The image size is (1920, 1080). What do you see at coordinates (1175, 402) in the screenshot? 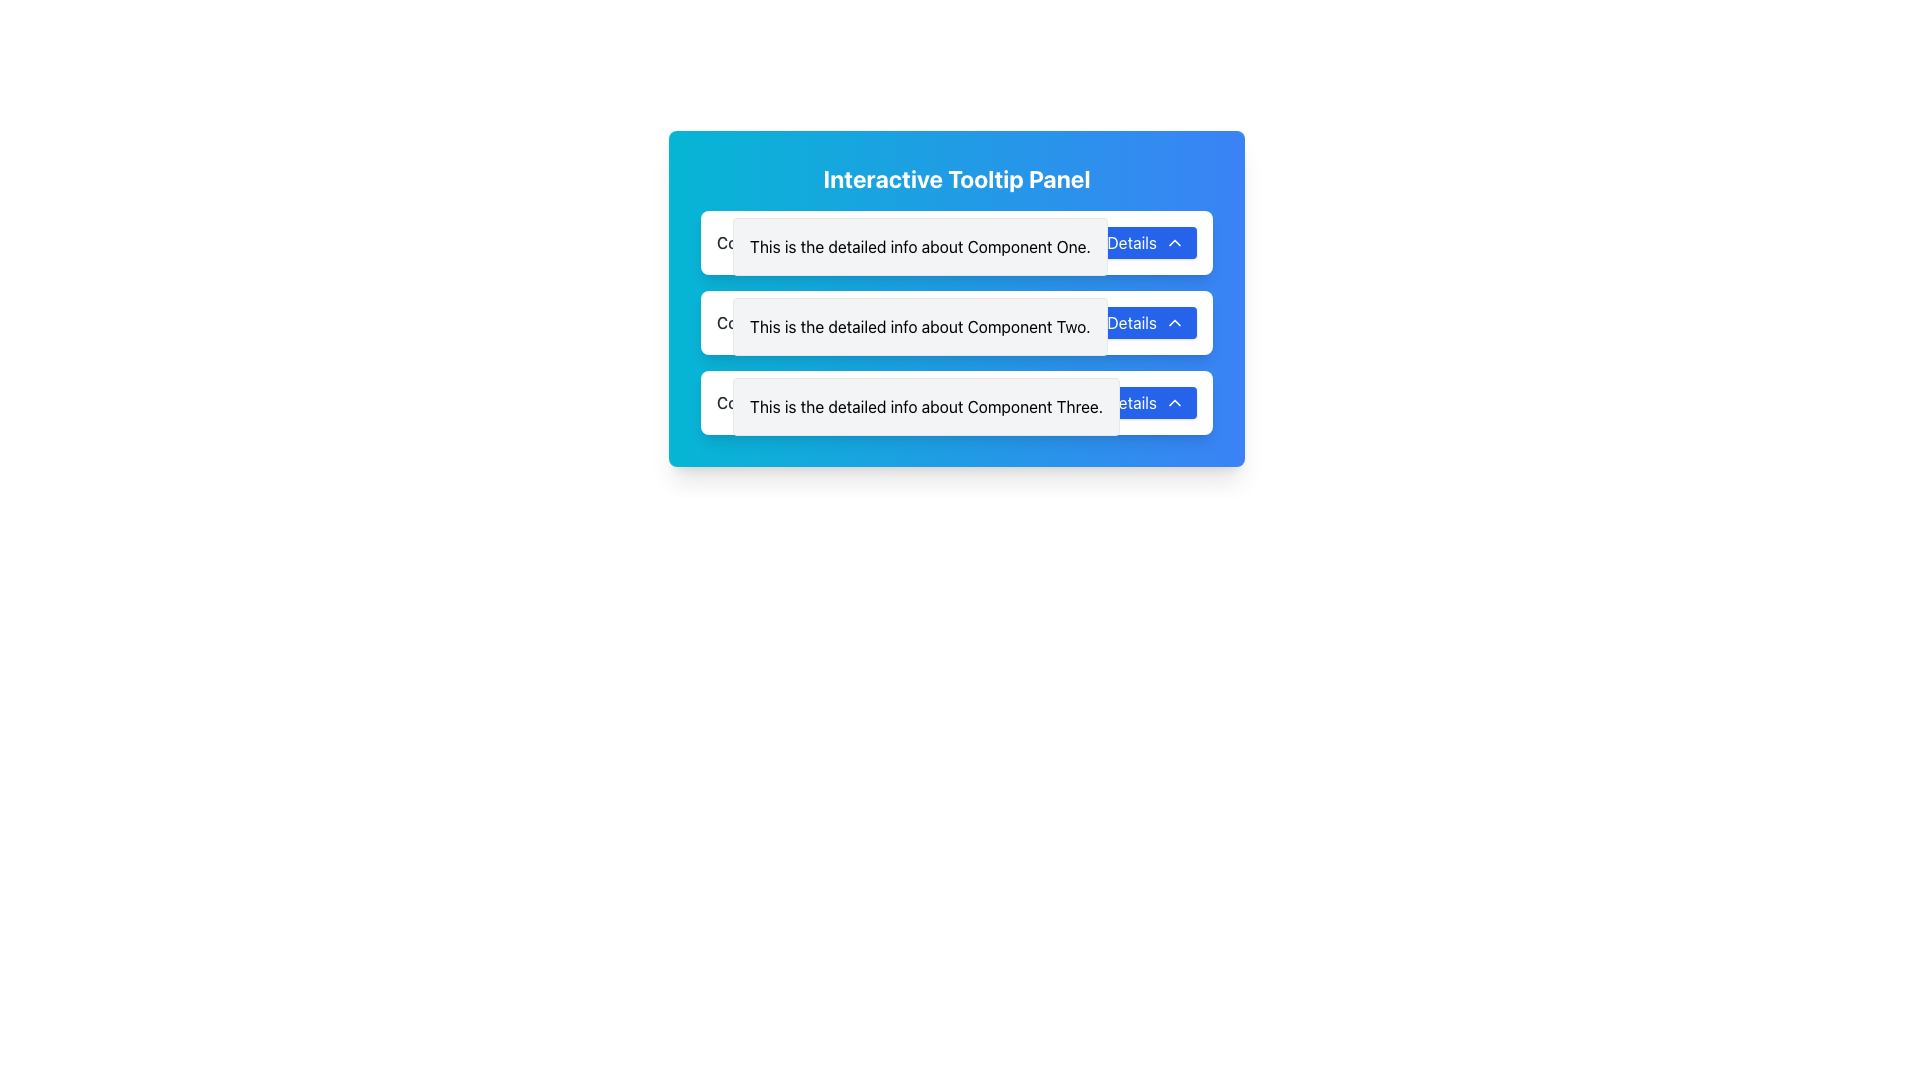
I see `the chevron icon located at the bottom-right of the 'Details' button for the third component, which indicates the toggle for collapsing or expanding the section of details` at bounding box center [1175, 402].